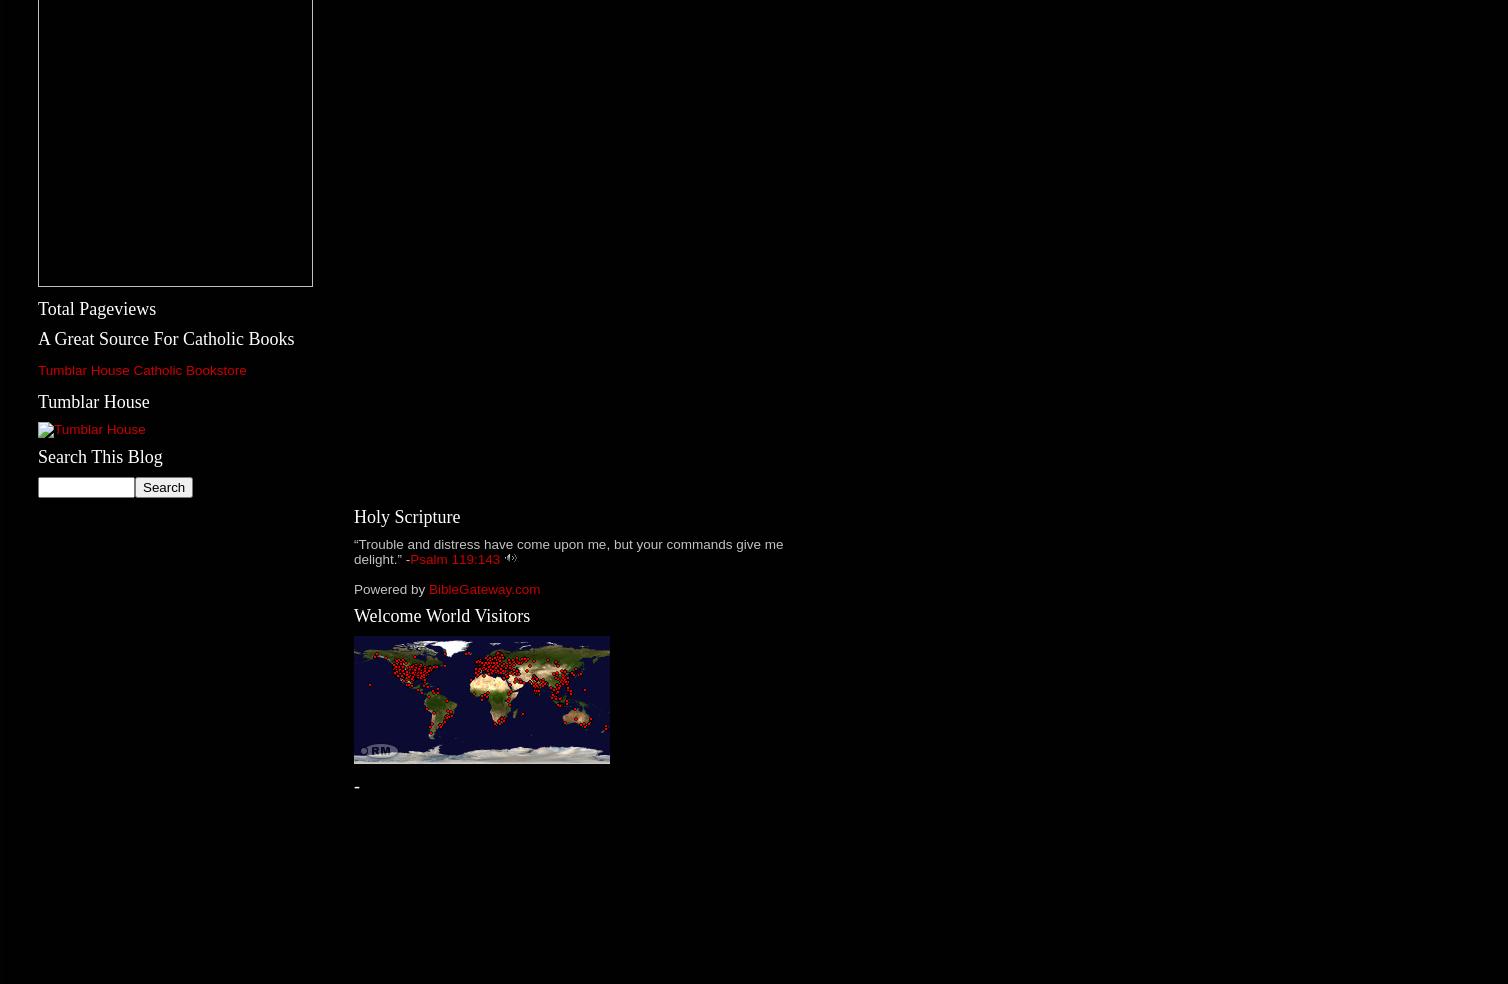  Describe the element at coordinates (407, 515) in the screenshot. I see `'Holy Scripture'` at that location.